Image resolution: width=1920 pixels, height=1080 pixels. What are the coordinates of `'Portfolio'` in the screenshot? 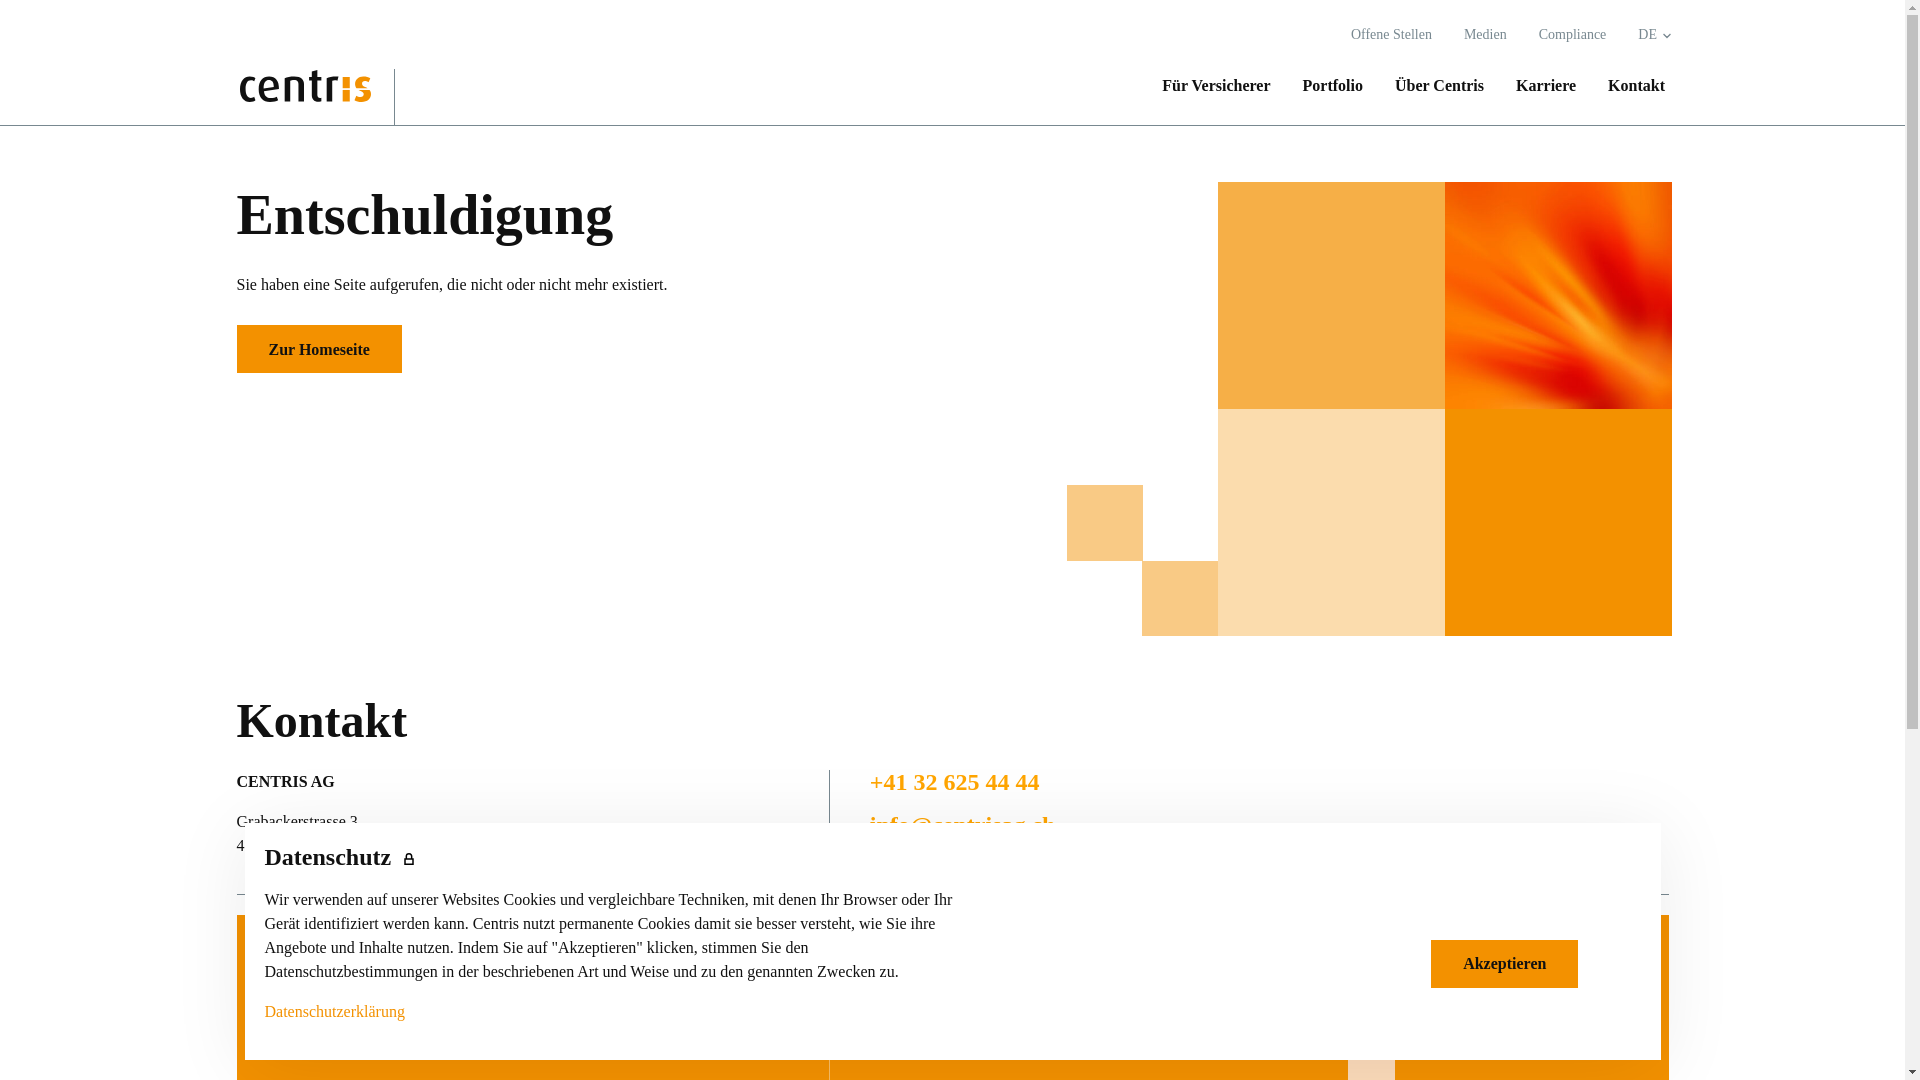 It's located at (337, 1045).